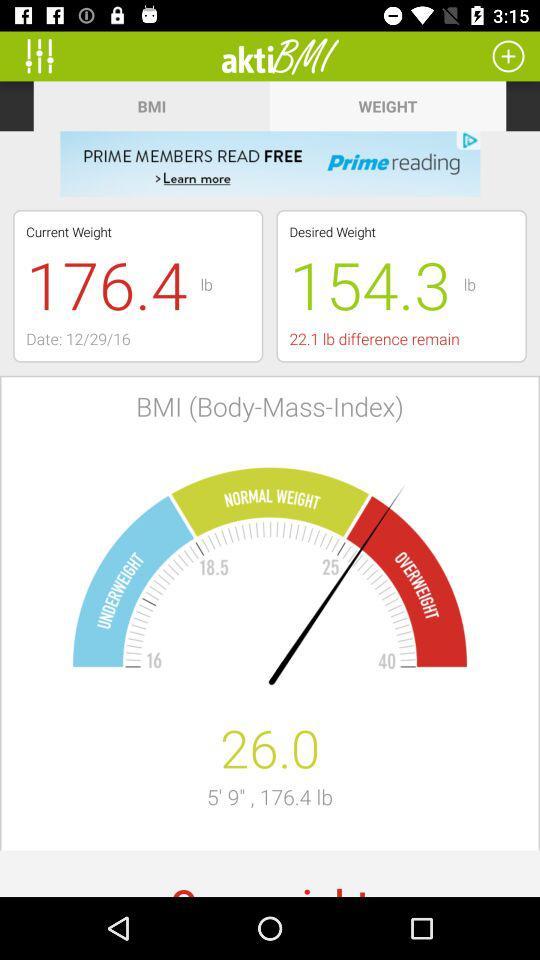 The height and width of the screenshot is (960, 540). What do you see at coordinates (270, 163) in the screenshot?
I see `for amazon prime reading` at bounding box center [270, 163].